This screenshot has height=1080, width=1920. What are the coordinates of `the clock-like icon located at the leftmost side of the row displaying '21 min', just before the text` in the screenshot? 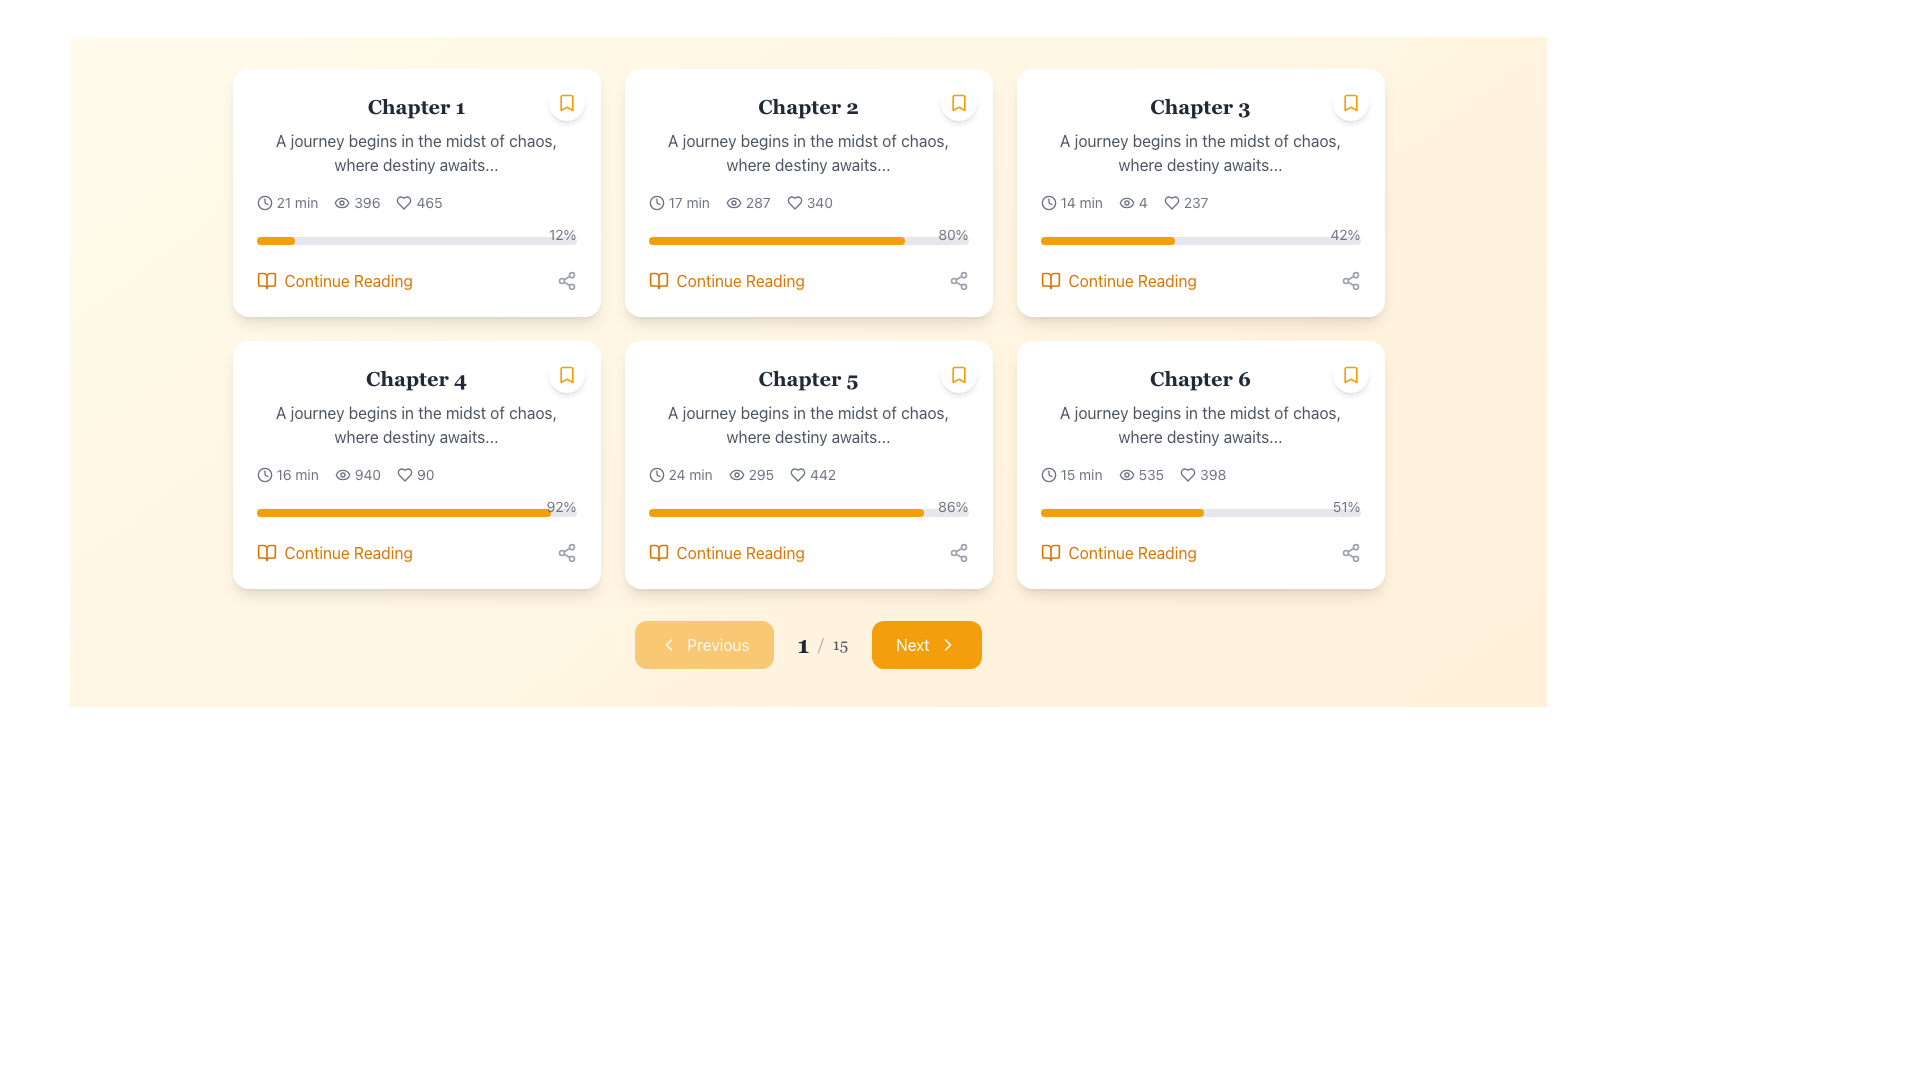 It's located at (263, 203).